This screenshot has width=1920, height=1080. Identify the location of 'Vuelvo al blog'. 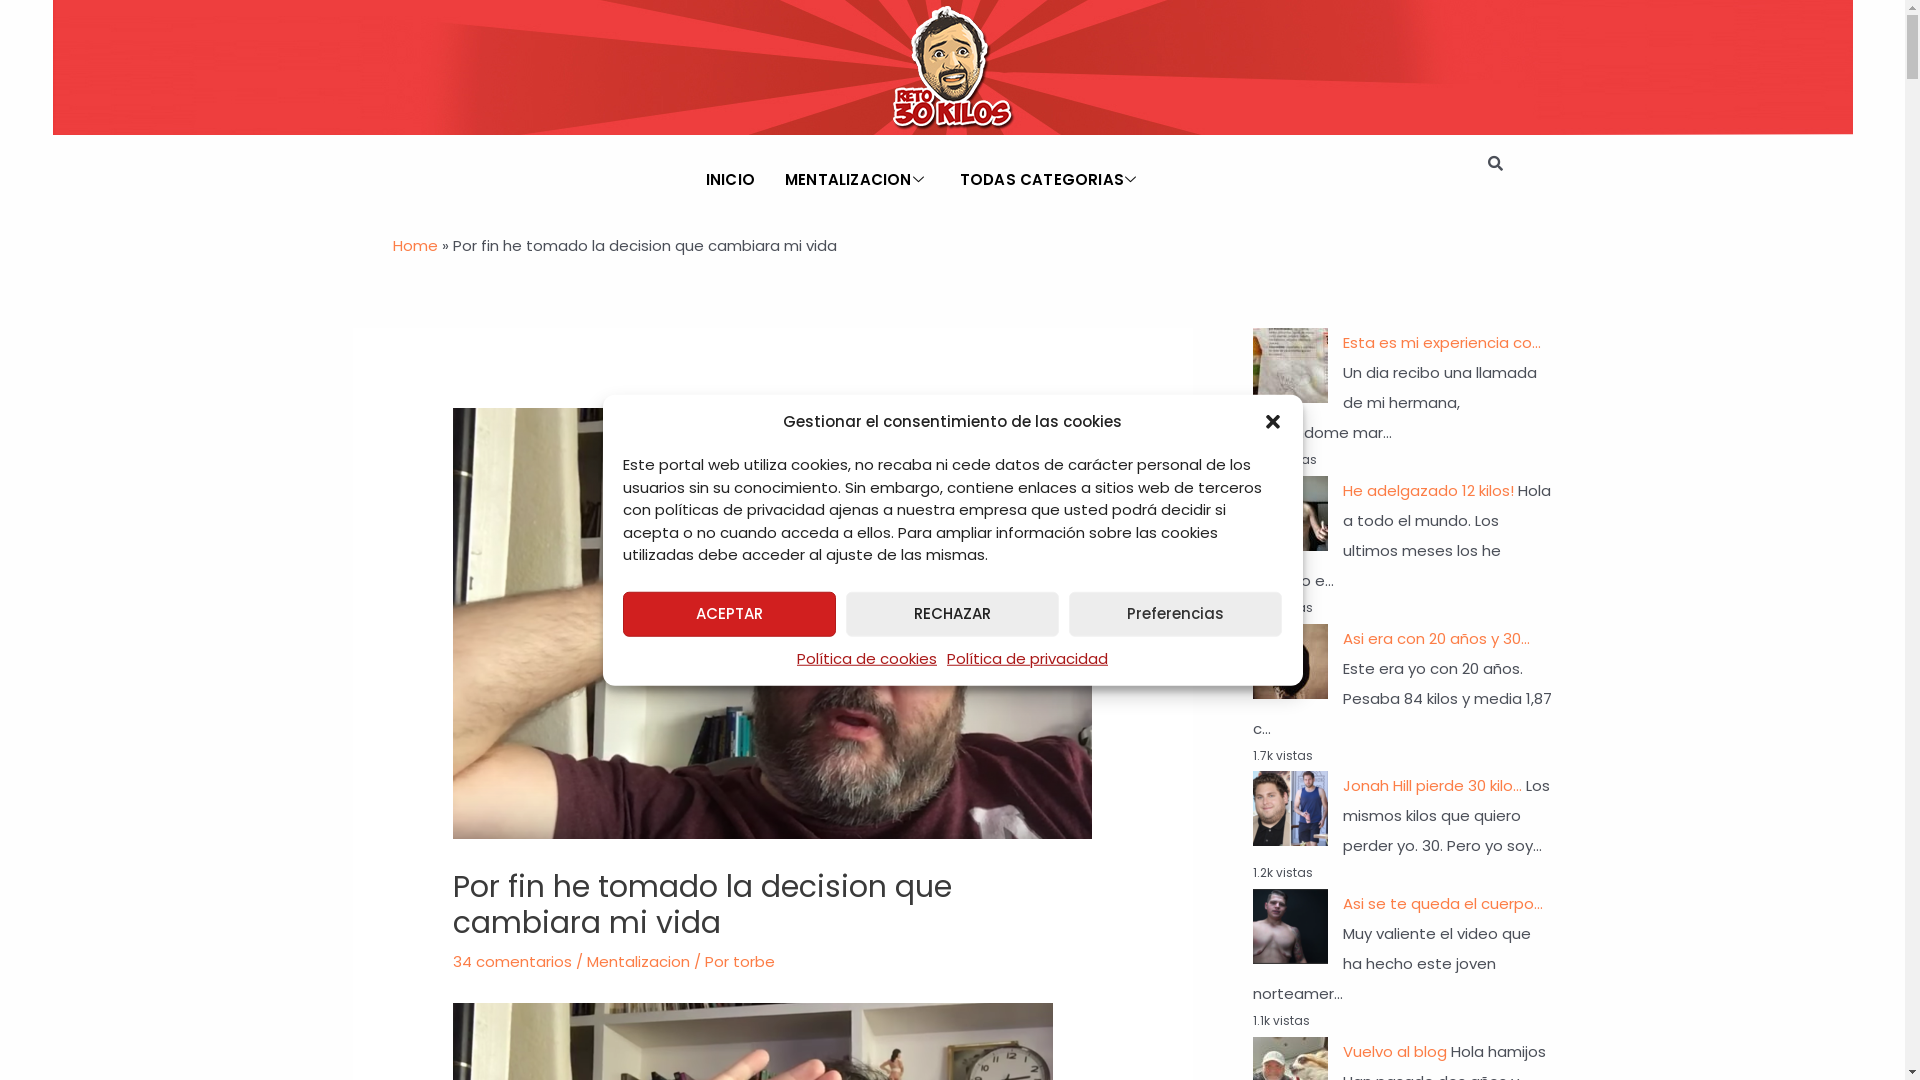
(1392, 1050).